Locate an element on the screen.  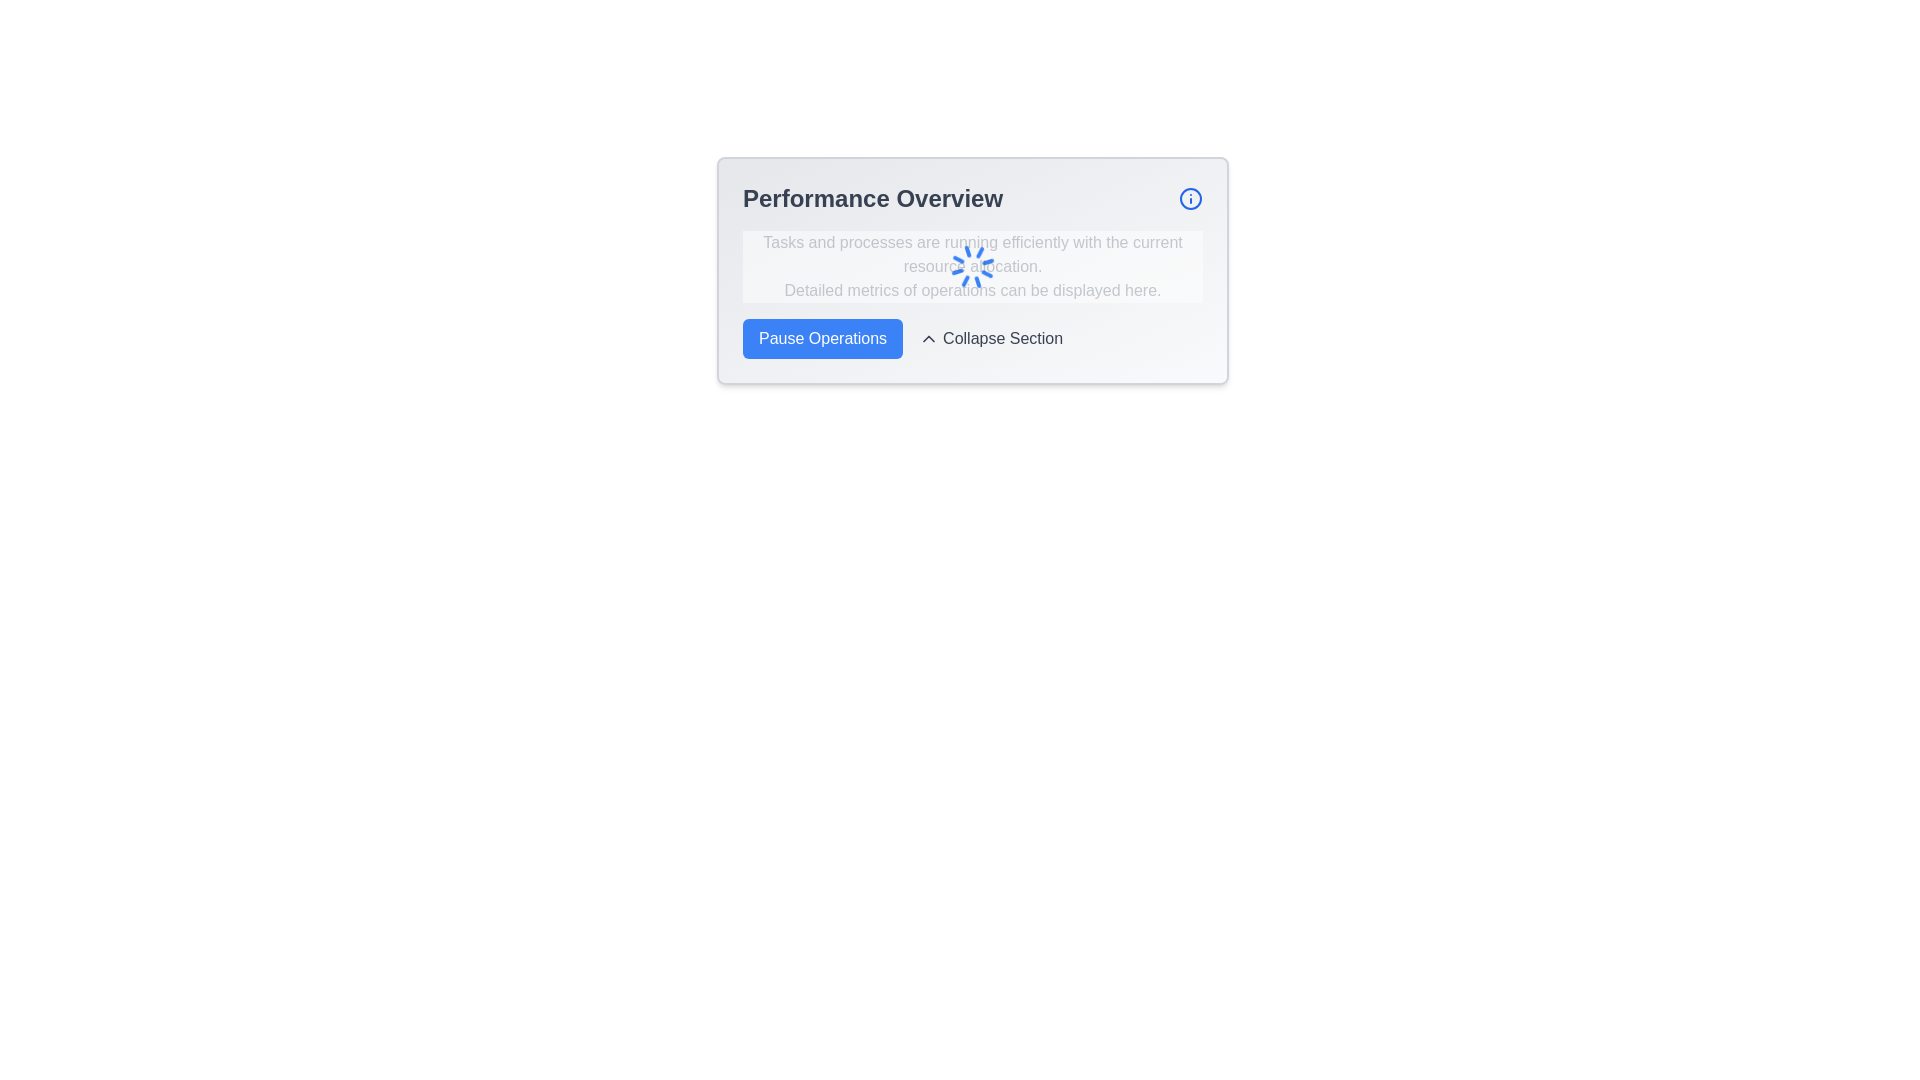
supplementary text content that states 'Detailed metrics of operations can be displayed here.' located below the message 'Tasks and processes are running efficiently with the current resource allocation.' in the 'Performance Overview' section is located at coordinates (973, 290).